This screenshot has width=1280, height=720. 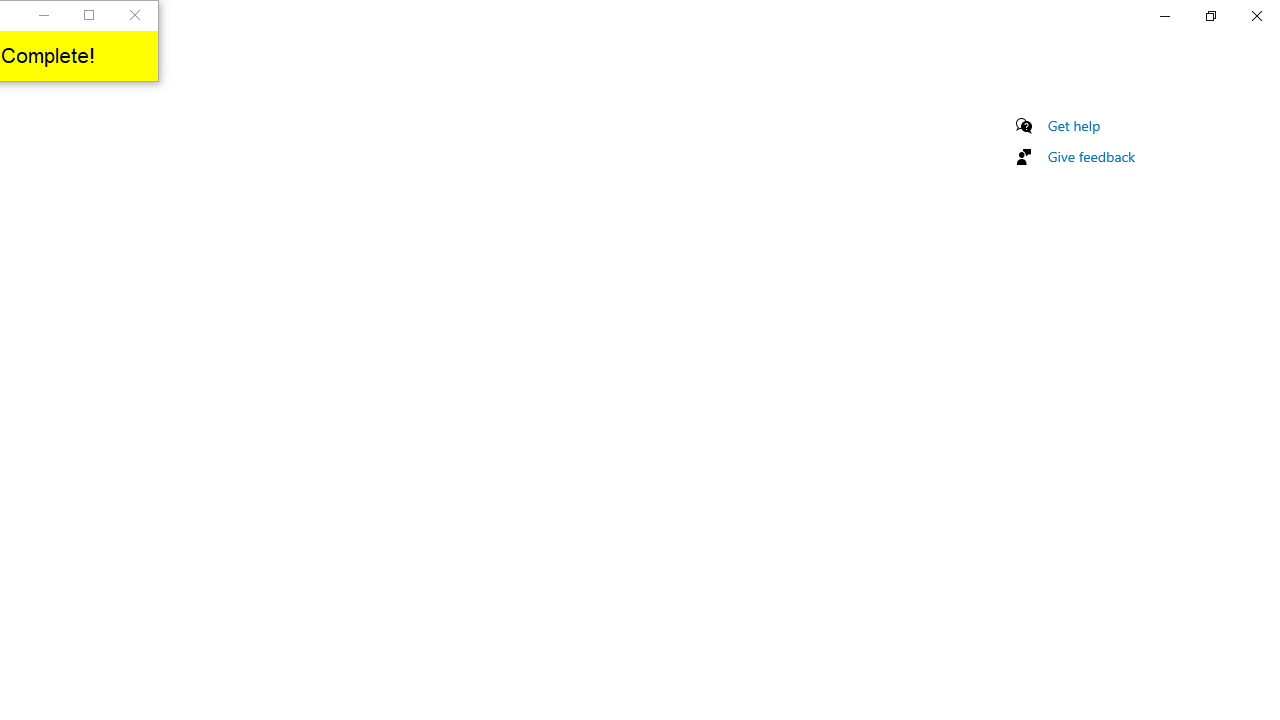 What do you see at coordinates (1255, 15) in the screenshot?
I see `'Close Settings'` at bounding box center [1255, 15].